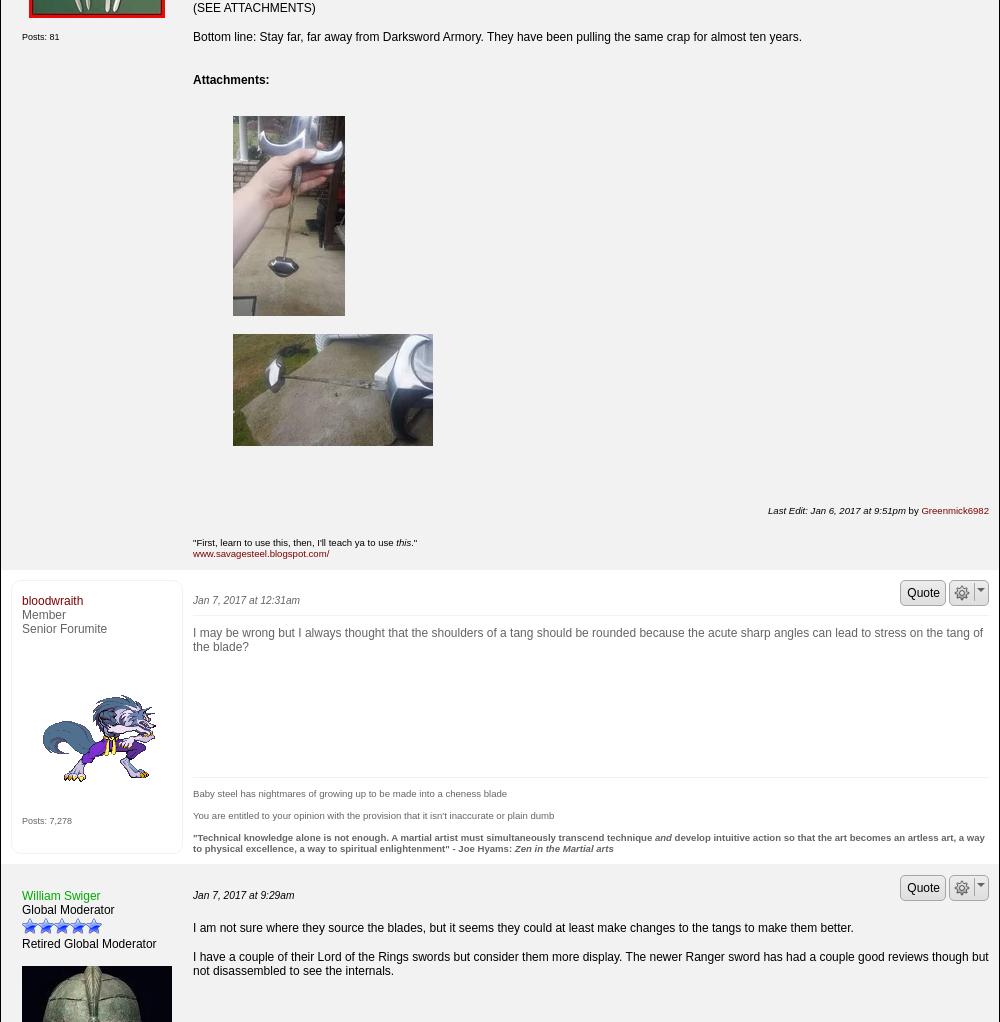 The height and width of the screenshot is (1022, 1000). What do you see at coordinates (192, 813) in the screenshot?
I see `'You are entitled to your opinion with the provision that it isn't inaccurate or plain dumb'` at bounding box center [192, 813].